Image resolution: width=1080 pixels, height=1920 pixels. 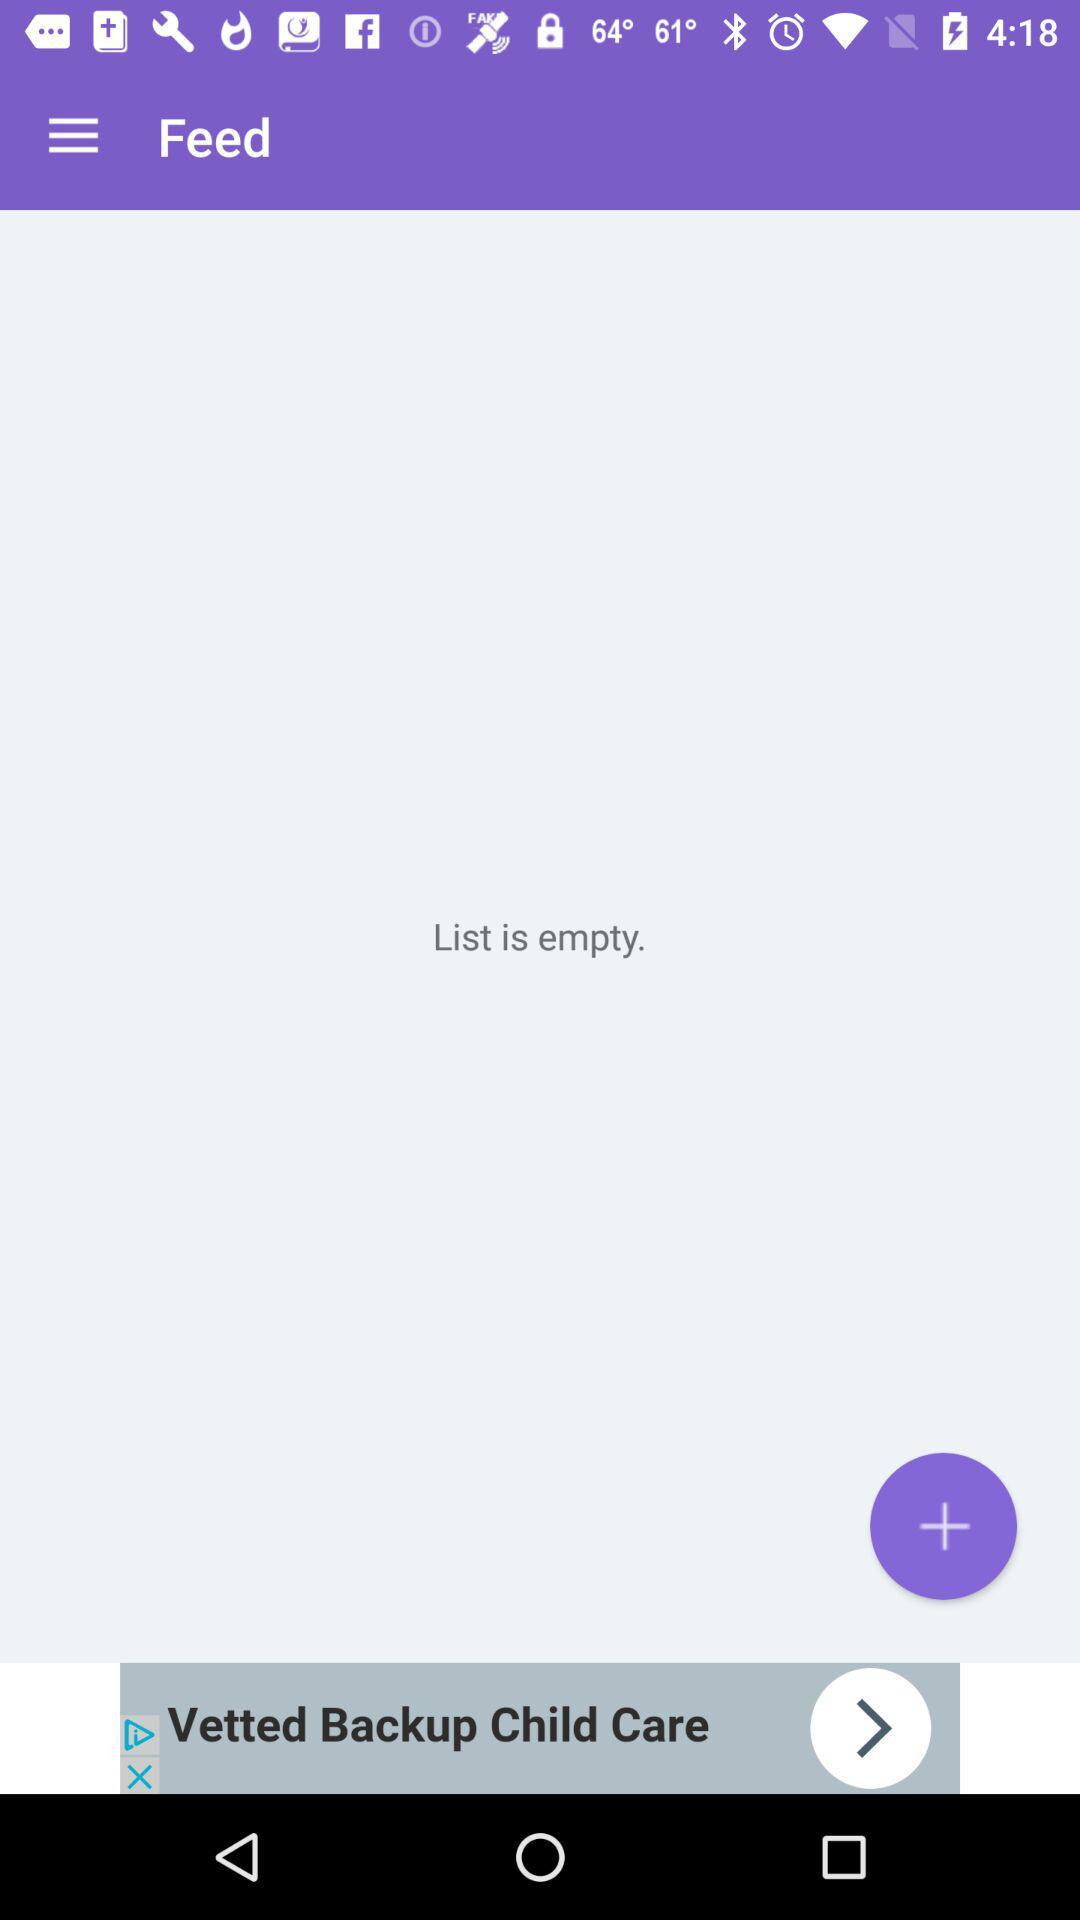 I want to click on text, so click(x=943, y=1525).